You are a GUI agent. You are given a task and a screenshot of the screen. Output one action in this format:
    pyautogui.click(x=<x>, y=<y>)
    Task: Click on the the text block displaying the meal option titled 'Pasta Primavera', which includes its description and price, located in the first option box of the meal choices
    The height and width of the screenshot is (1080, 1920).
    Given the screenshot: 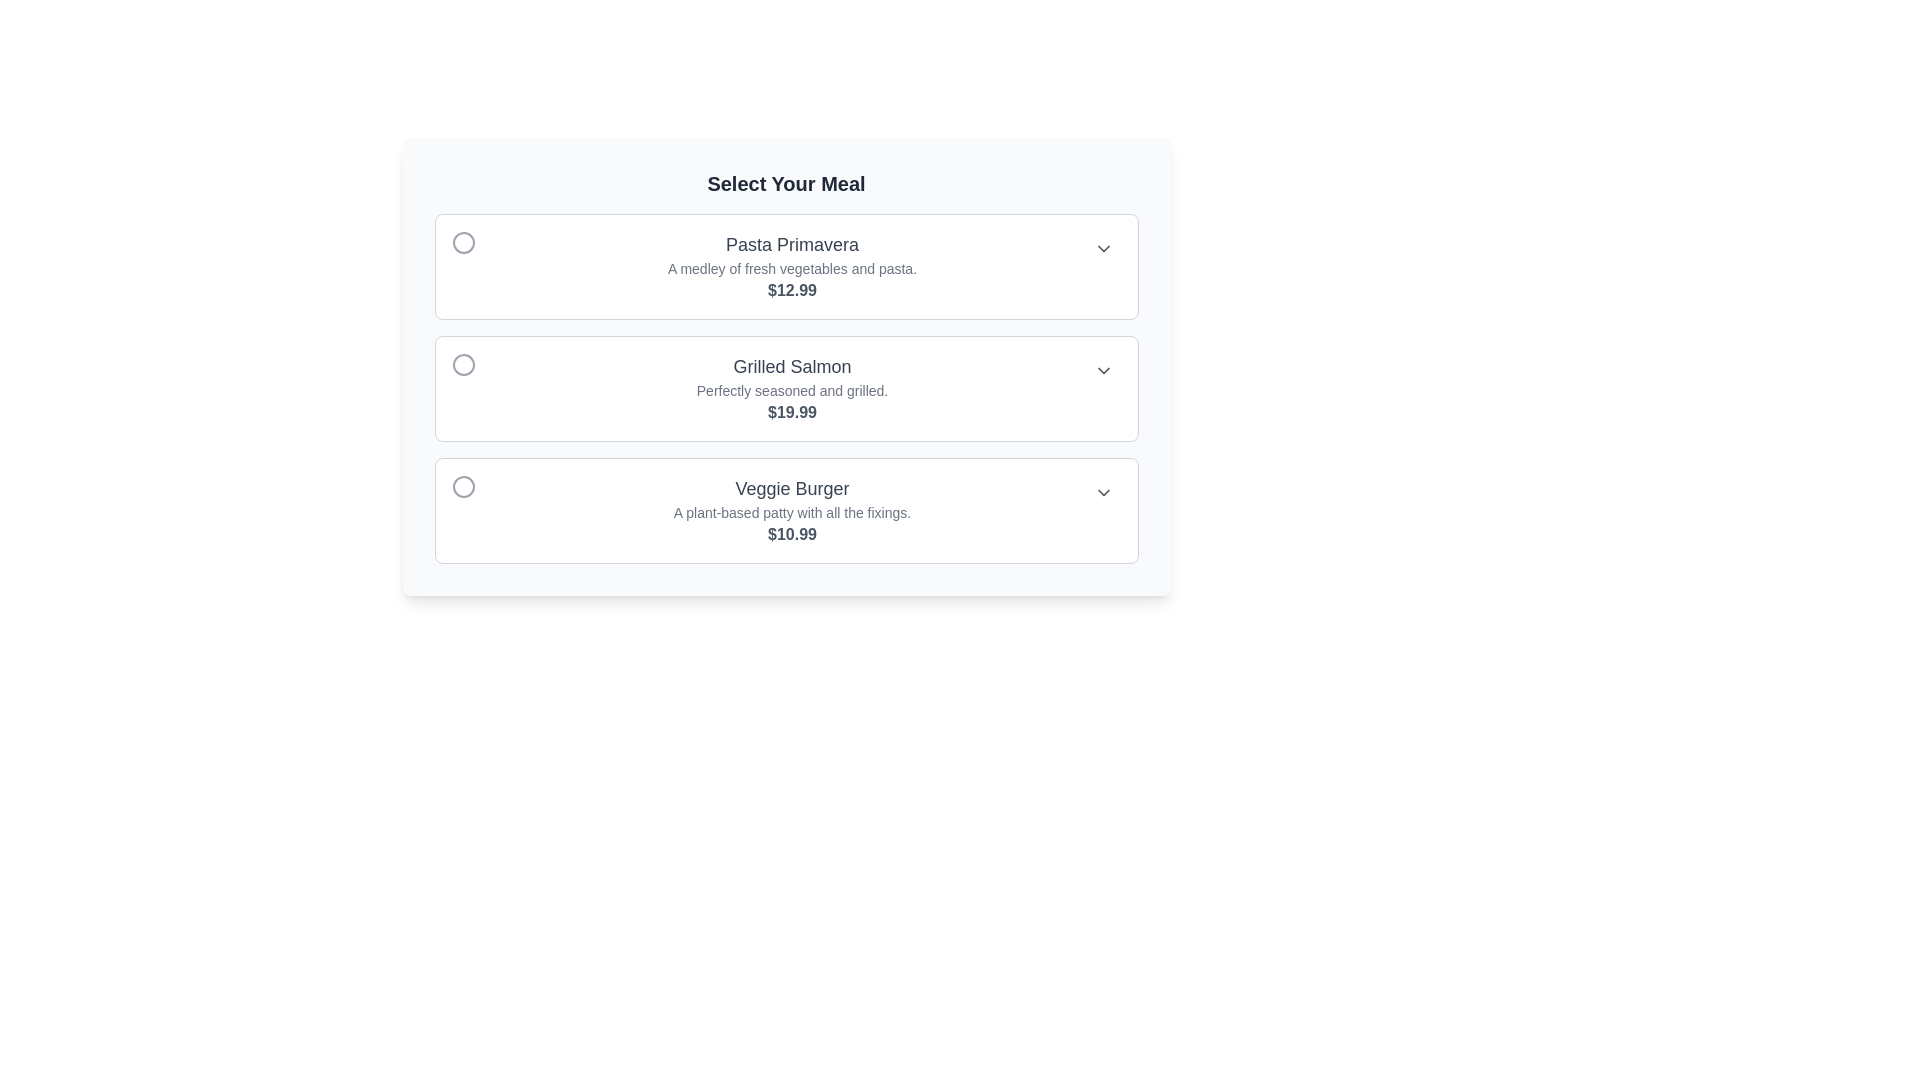 What is the action you would take?
    pyautogui.click(x=791, y=265)
    